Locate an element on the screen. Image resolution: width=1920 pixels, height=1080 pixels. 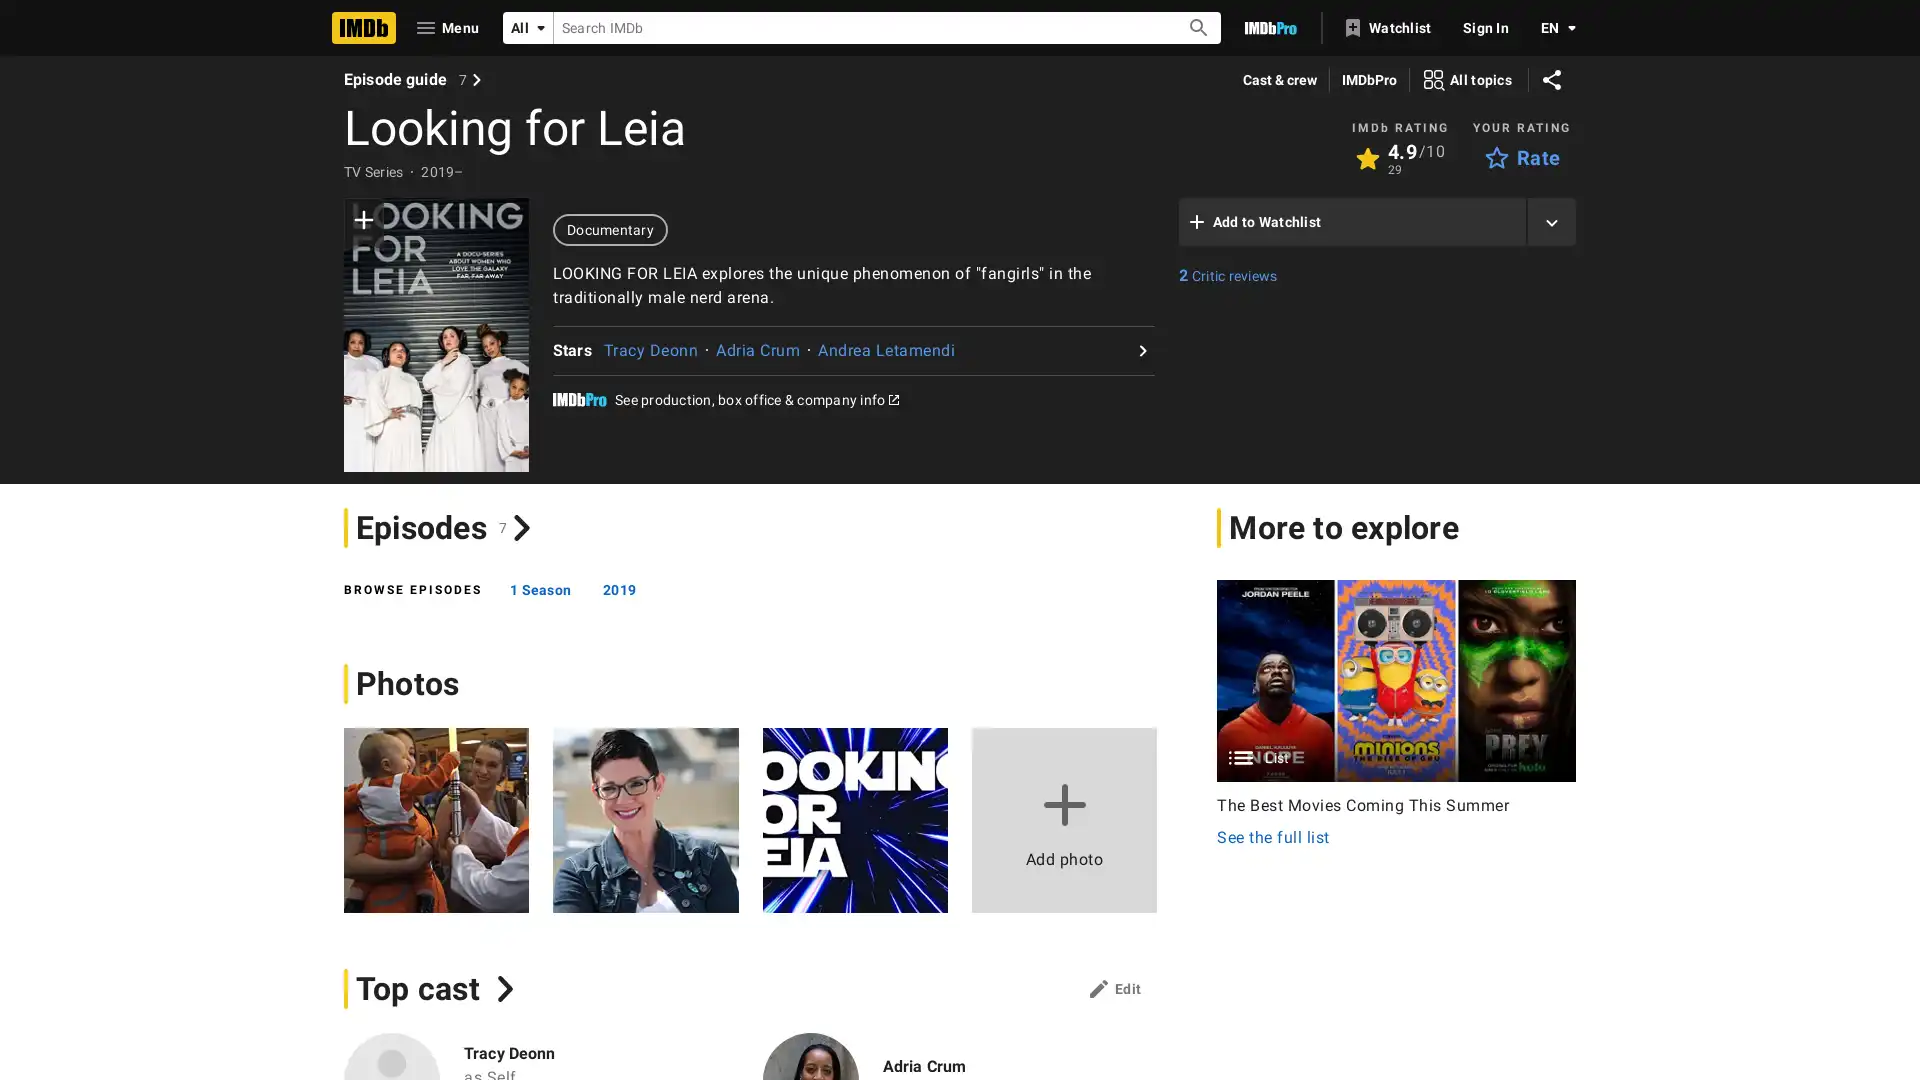
2019 is located at coordinates (618, 588).